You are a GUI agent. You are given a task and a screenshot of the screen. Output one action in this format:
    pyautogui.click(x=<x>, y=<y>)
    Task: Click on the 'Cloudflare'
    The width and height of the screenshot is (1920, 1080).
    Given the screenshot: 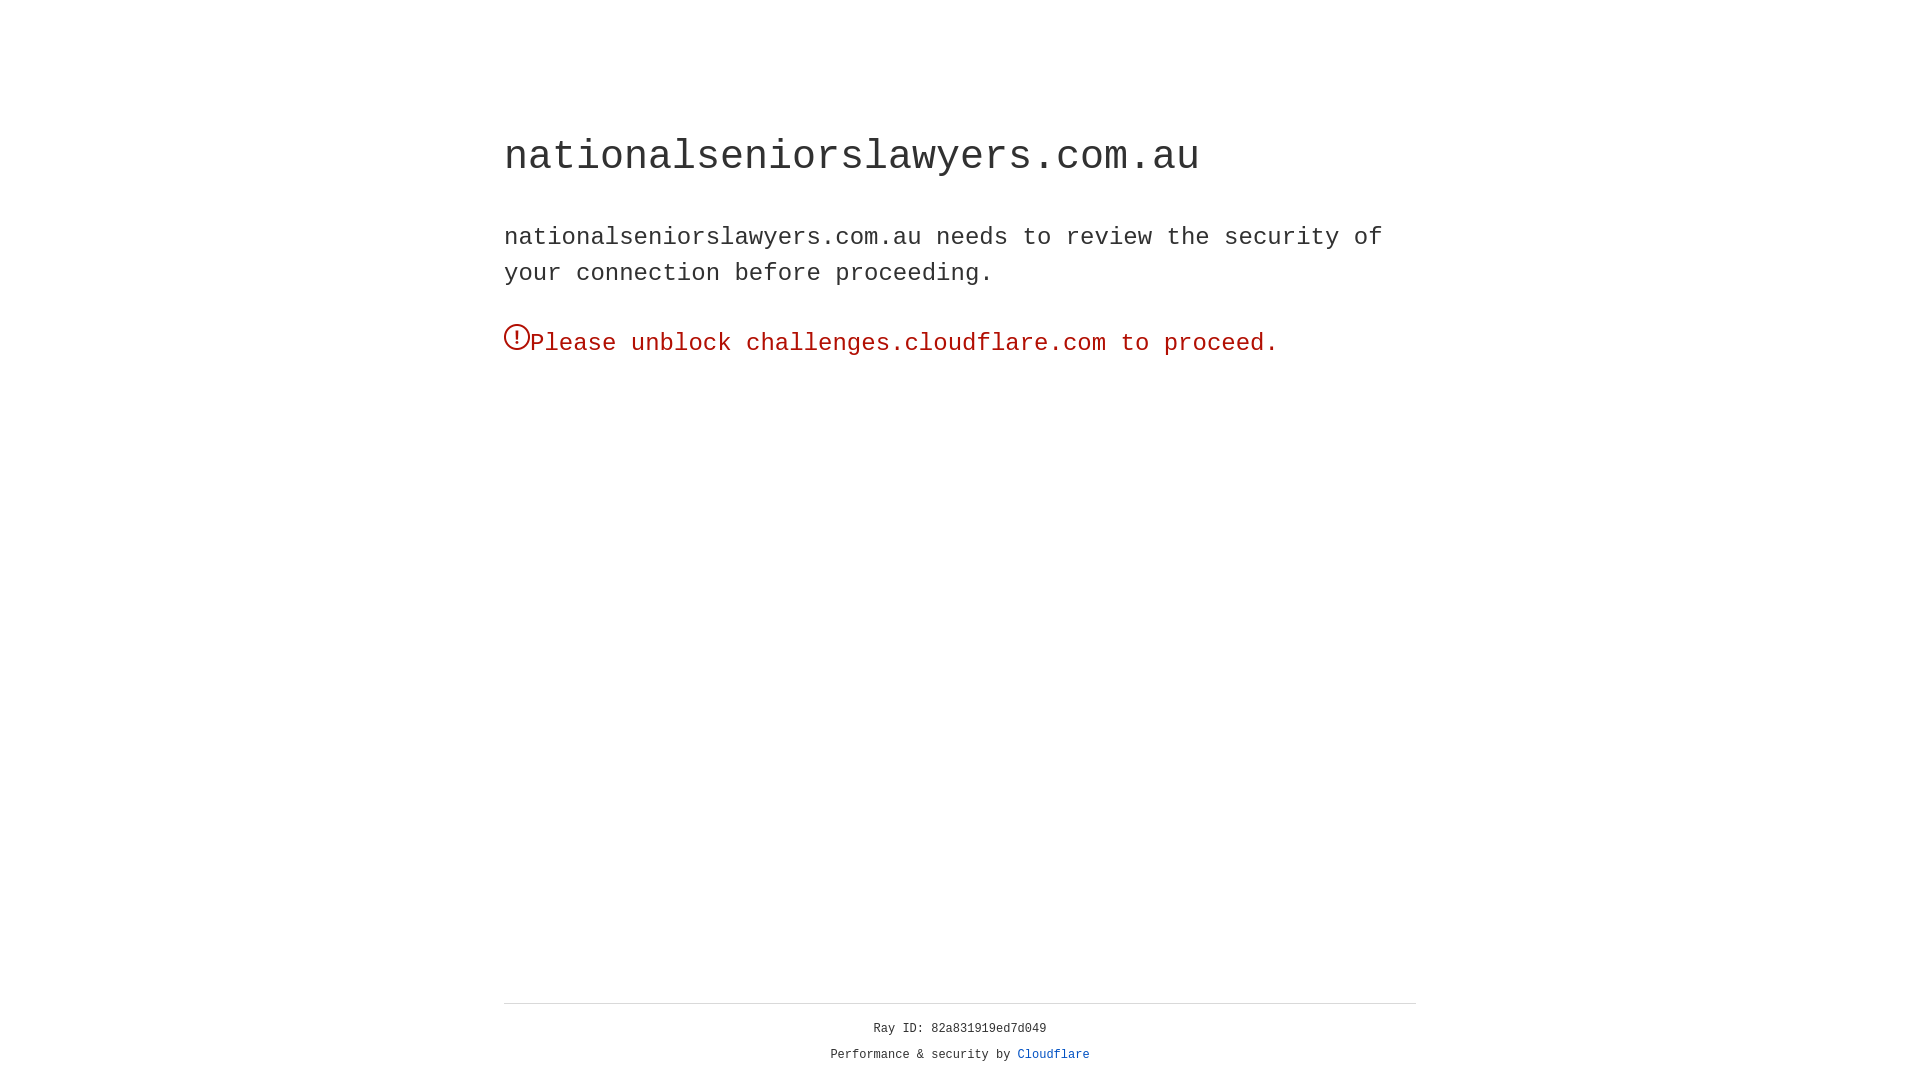 What is the action you would take?
    pyautogui.click(x=1053, y=1054)
    